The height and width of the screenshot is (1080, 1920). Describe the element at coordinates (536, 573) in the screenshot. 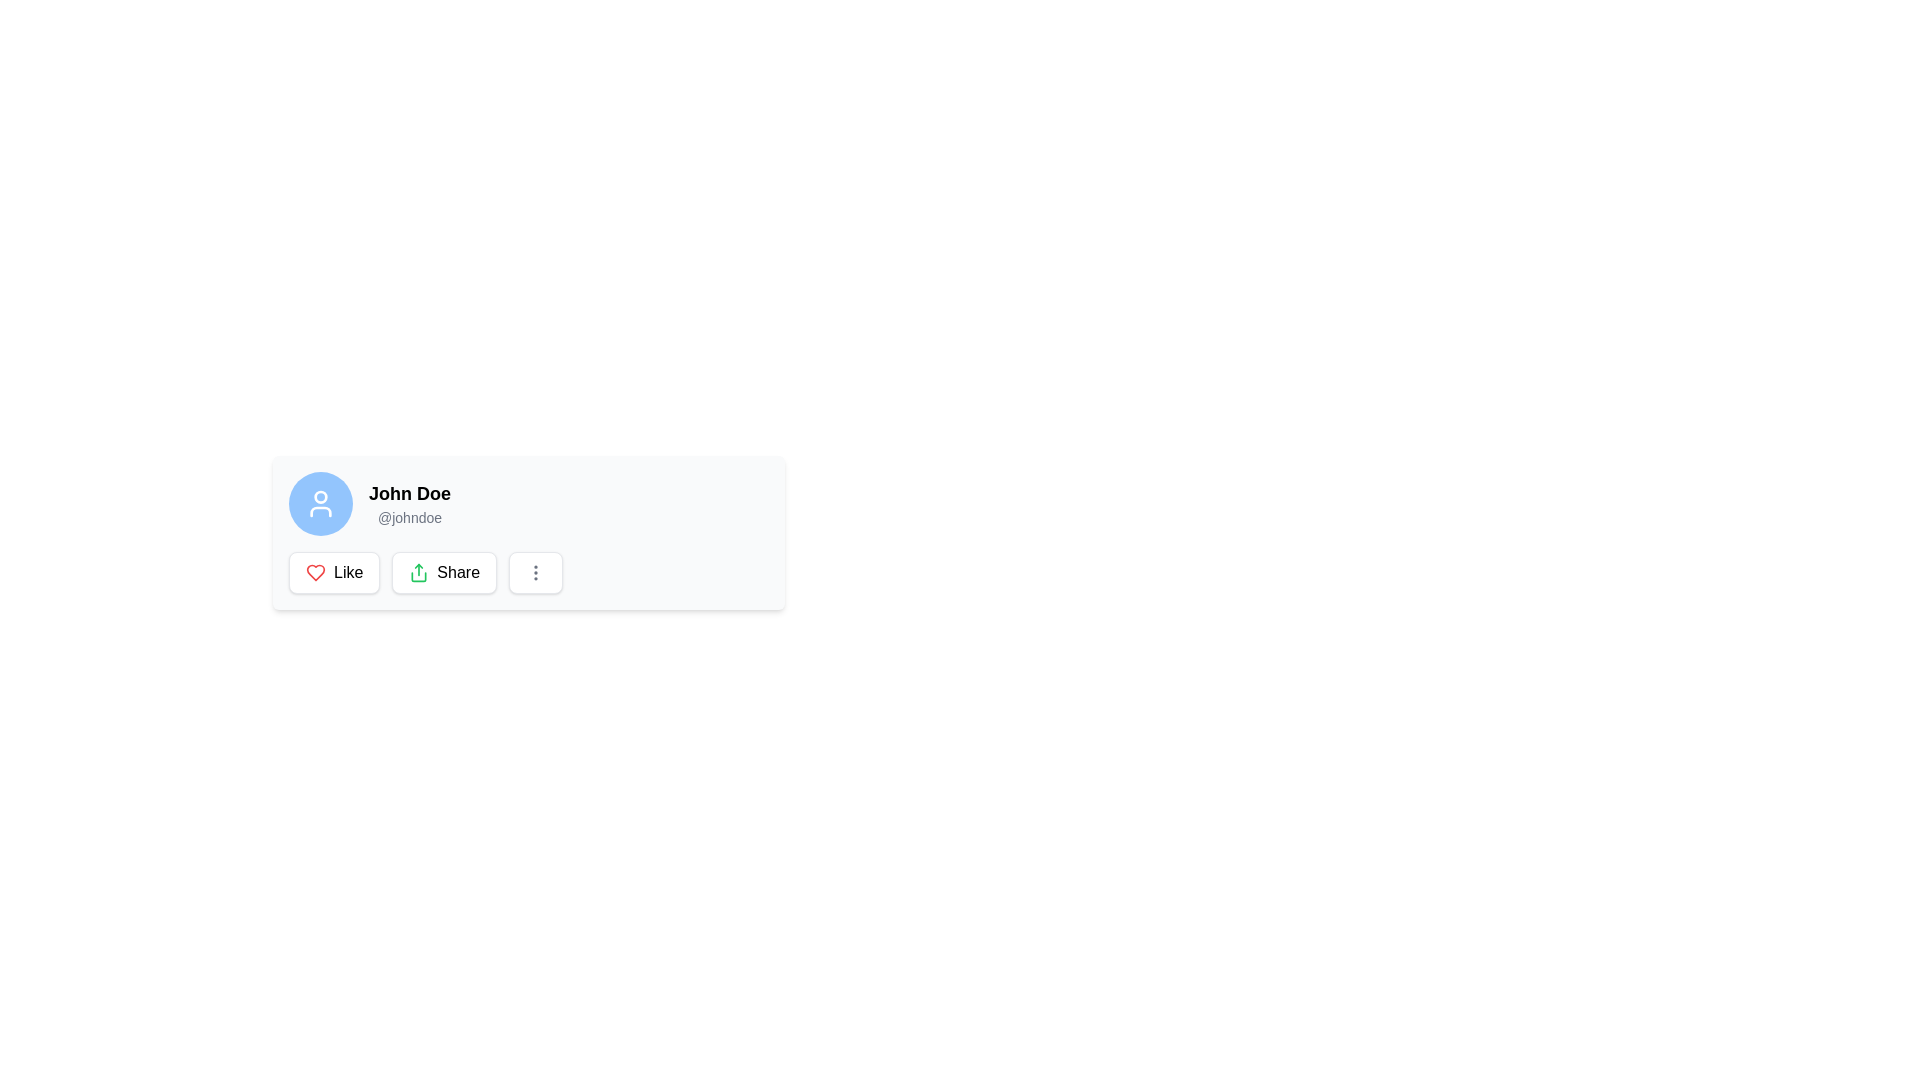

I see `the third interactive button located to the far right of the row containing the 'Like' and 'Share' buttons` at that location.